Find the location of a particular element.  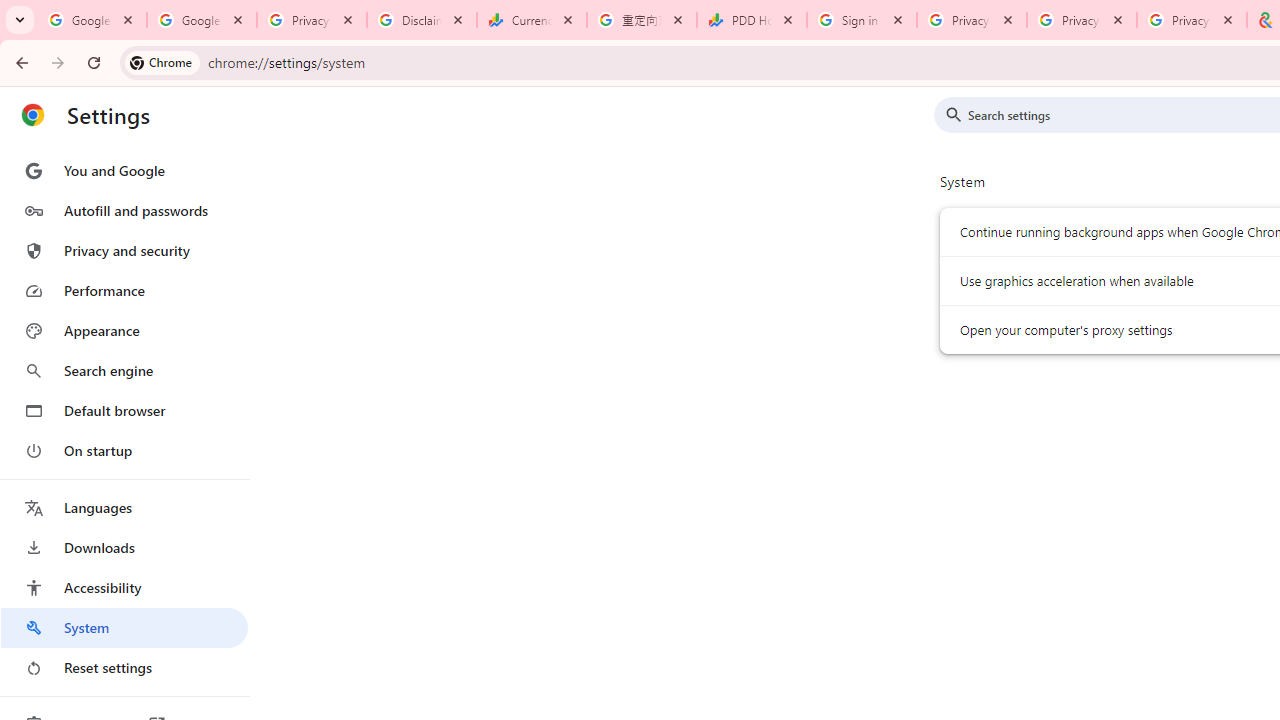

'Privacy Checkup' is located at coordinates (1080, 20).